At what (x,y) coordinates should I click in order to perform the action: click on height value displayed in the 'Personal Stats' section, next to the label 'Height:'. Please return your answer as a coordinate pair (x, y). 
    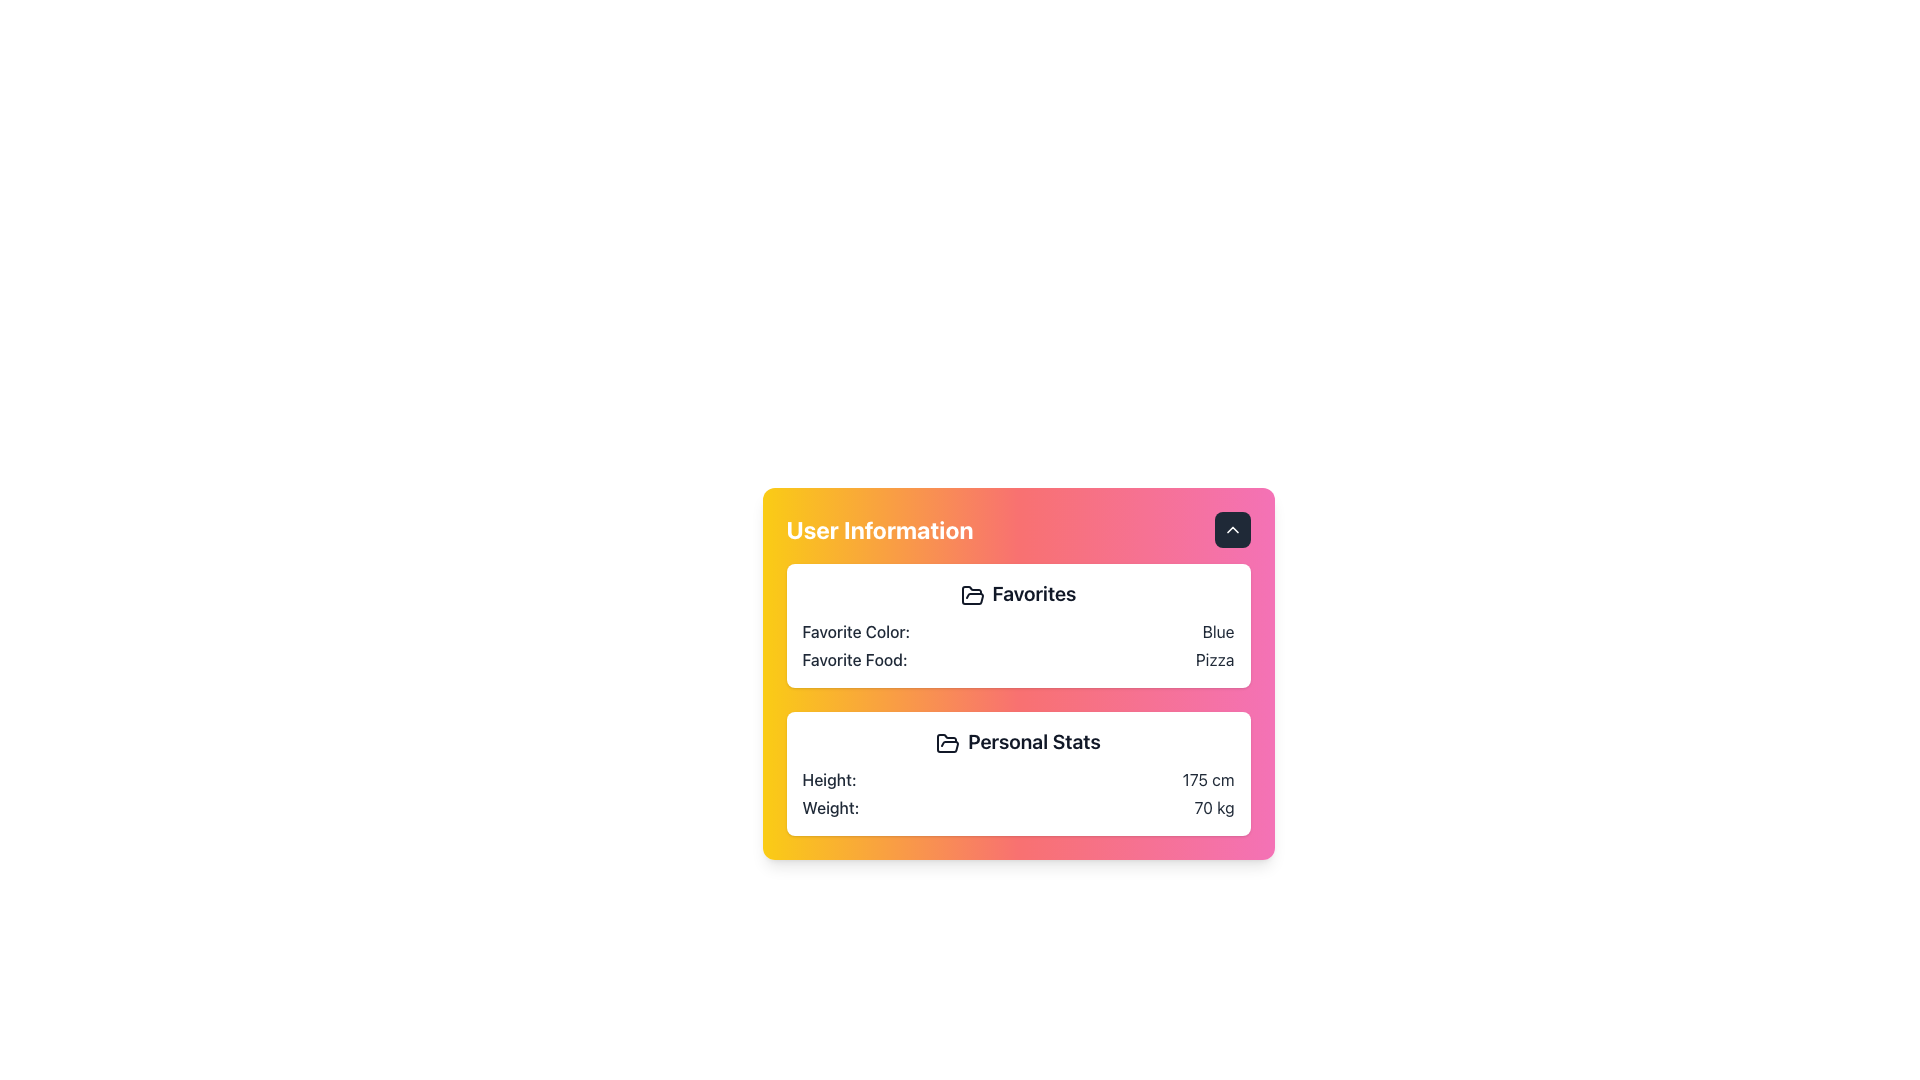
    Looking at the image, I should click on (1207, 778).